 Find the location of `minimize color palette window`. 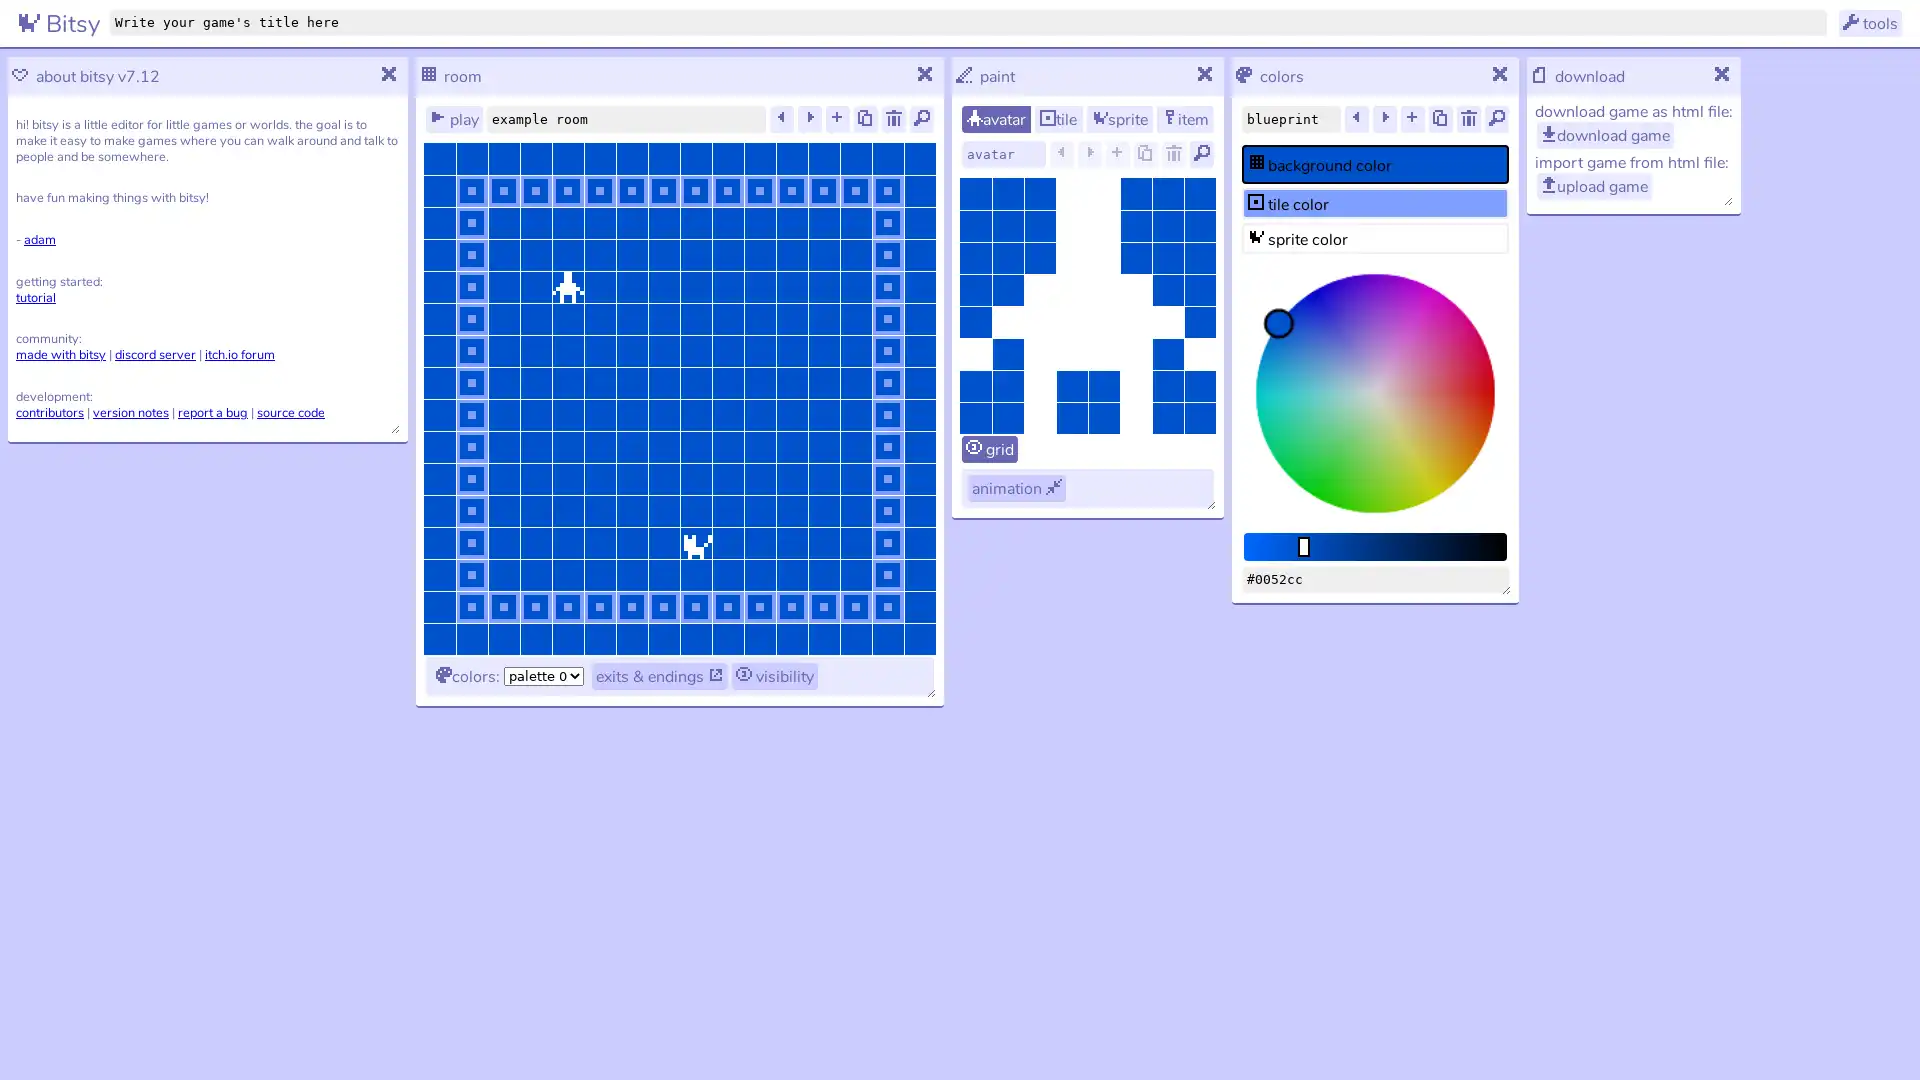

minimize color palette window is located at coordinates (1501, 75).